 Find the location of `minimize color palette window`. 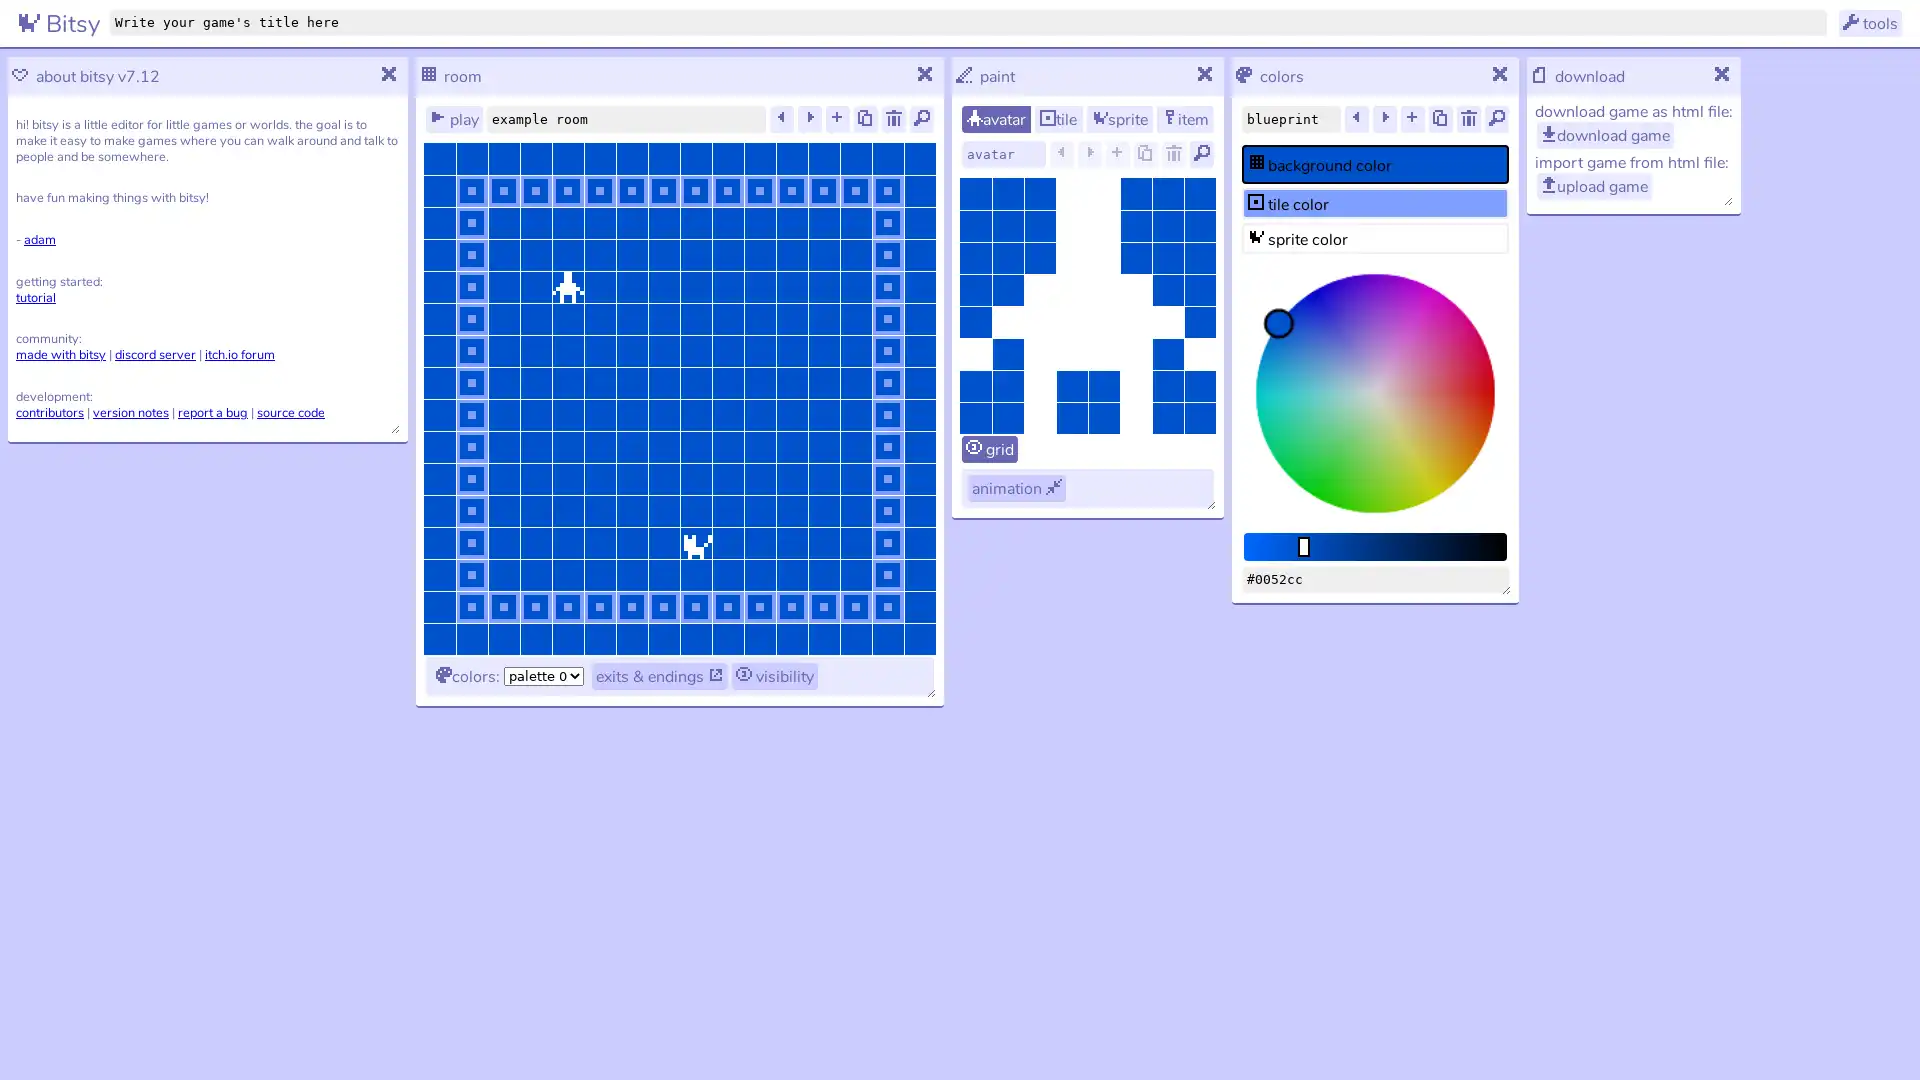

minimize color palette window is located at coordinates (1501, 75).